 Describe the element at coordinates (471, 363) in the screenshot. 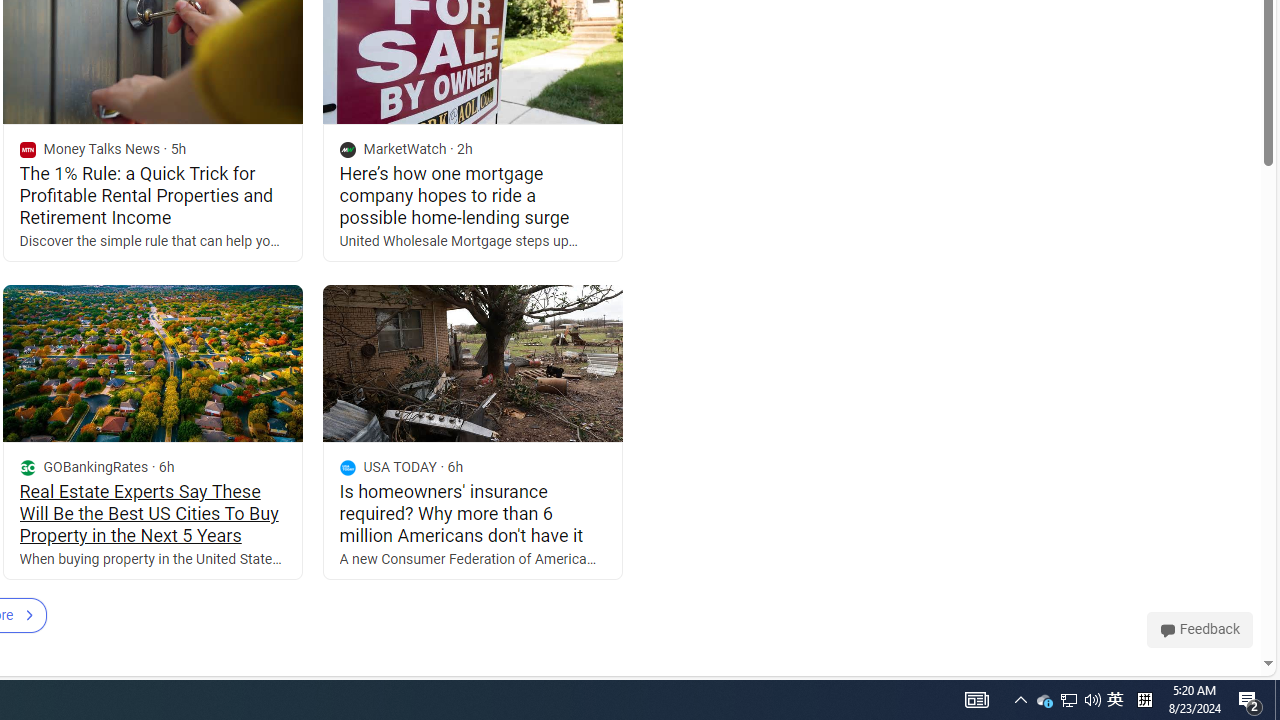

I see `'Class: index-module__image--a7f677'` at that location.